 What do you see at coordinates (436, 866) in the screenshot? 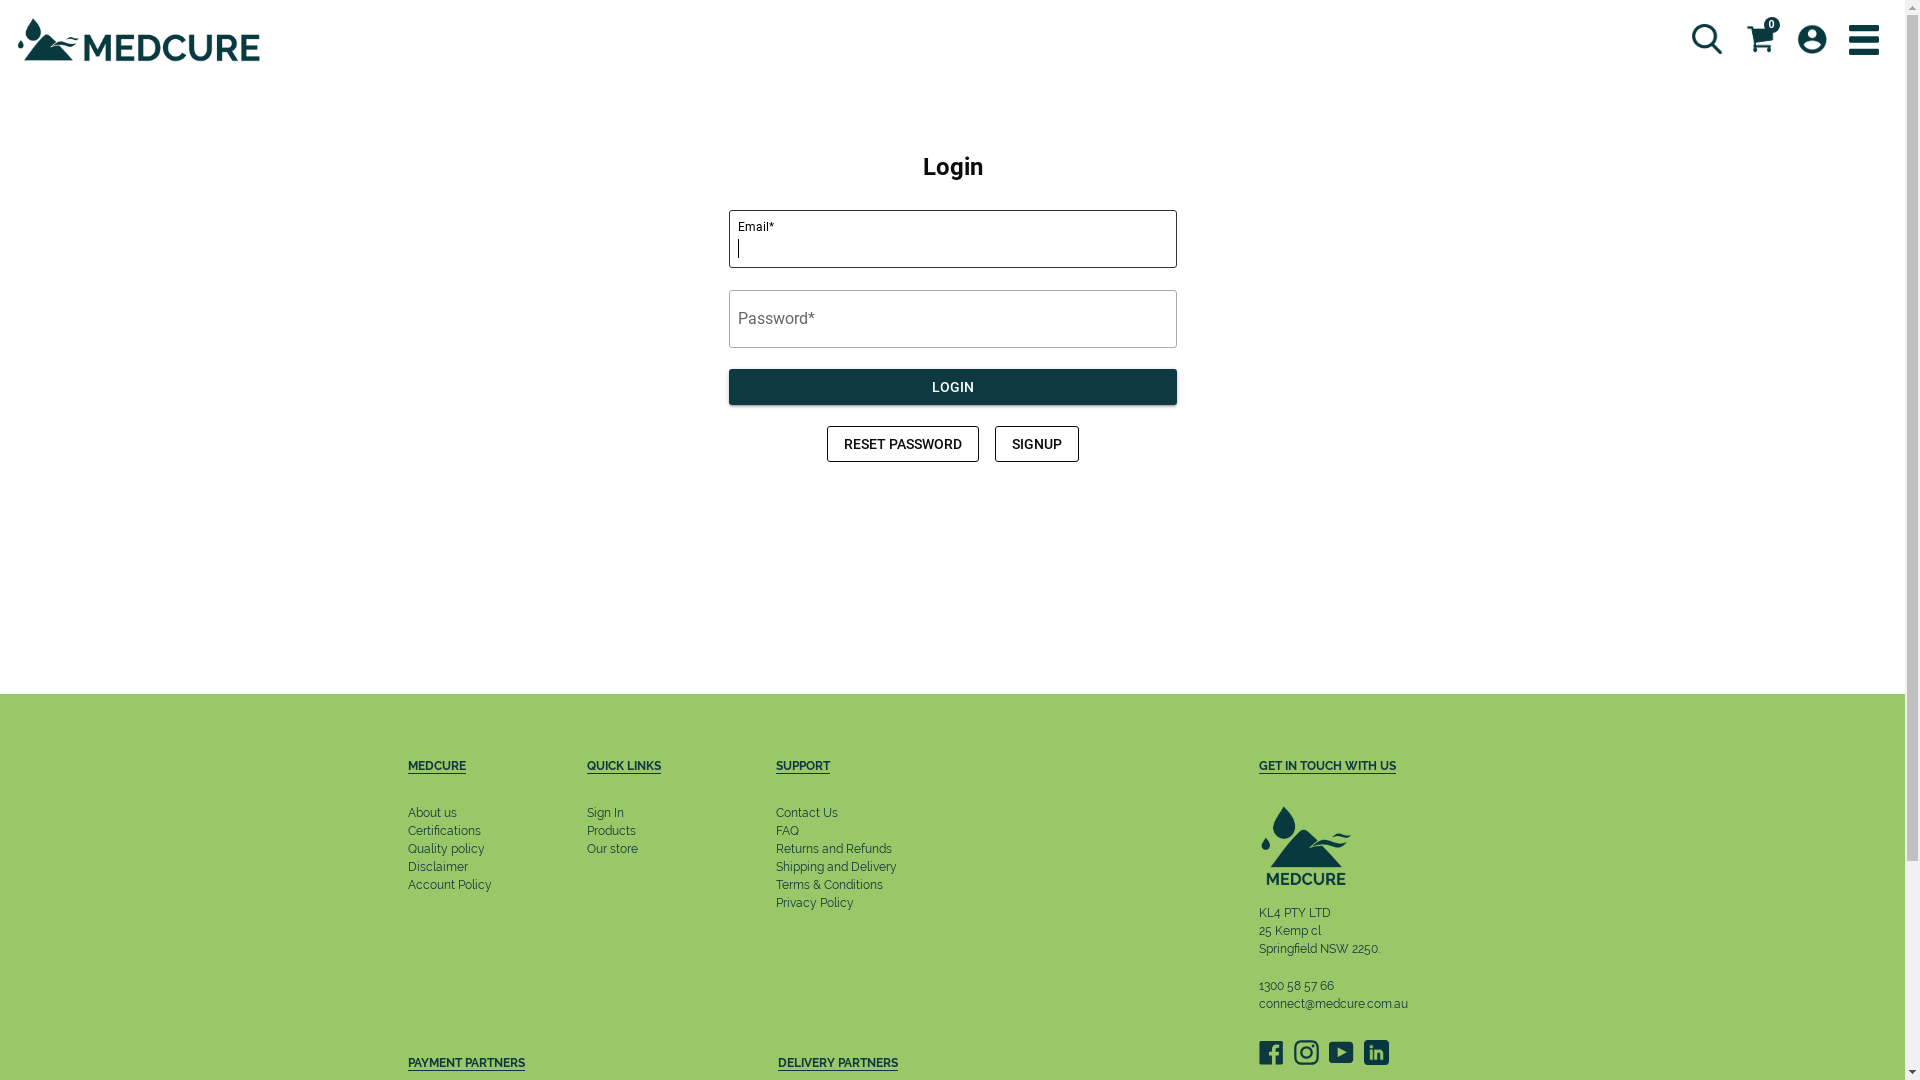
I see `'Disclaimer'` at bounding box center [436, 866].